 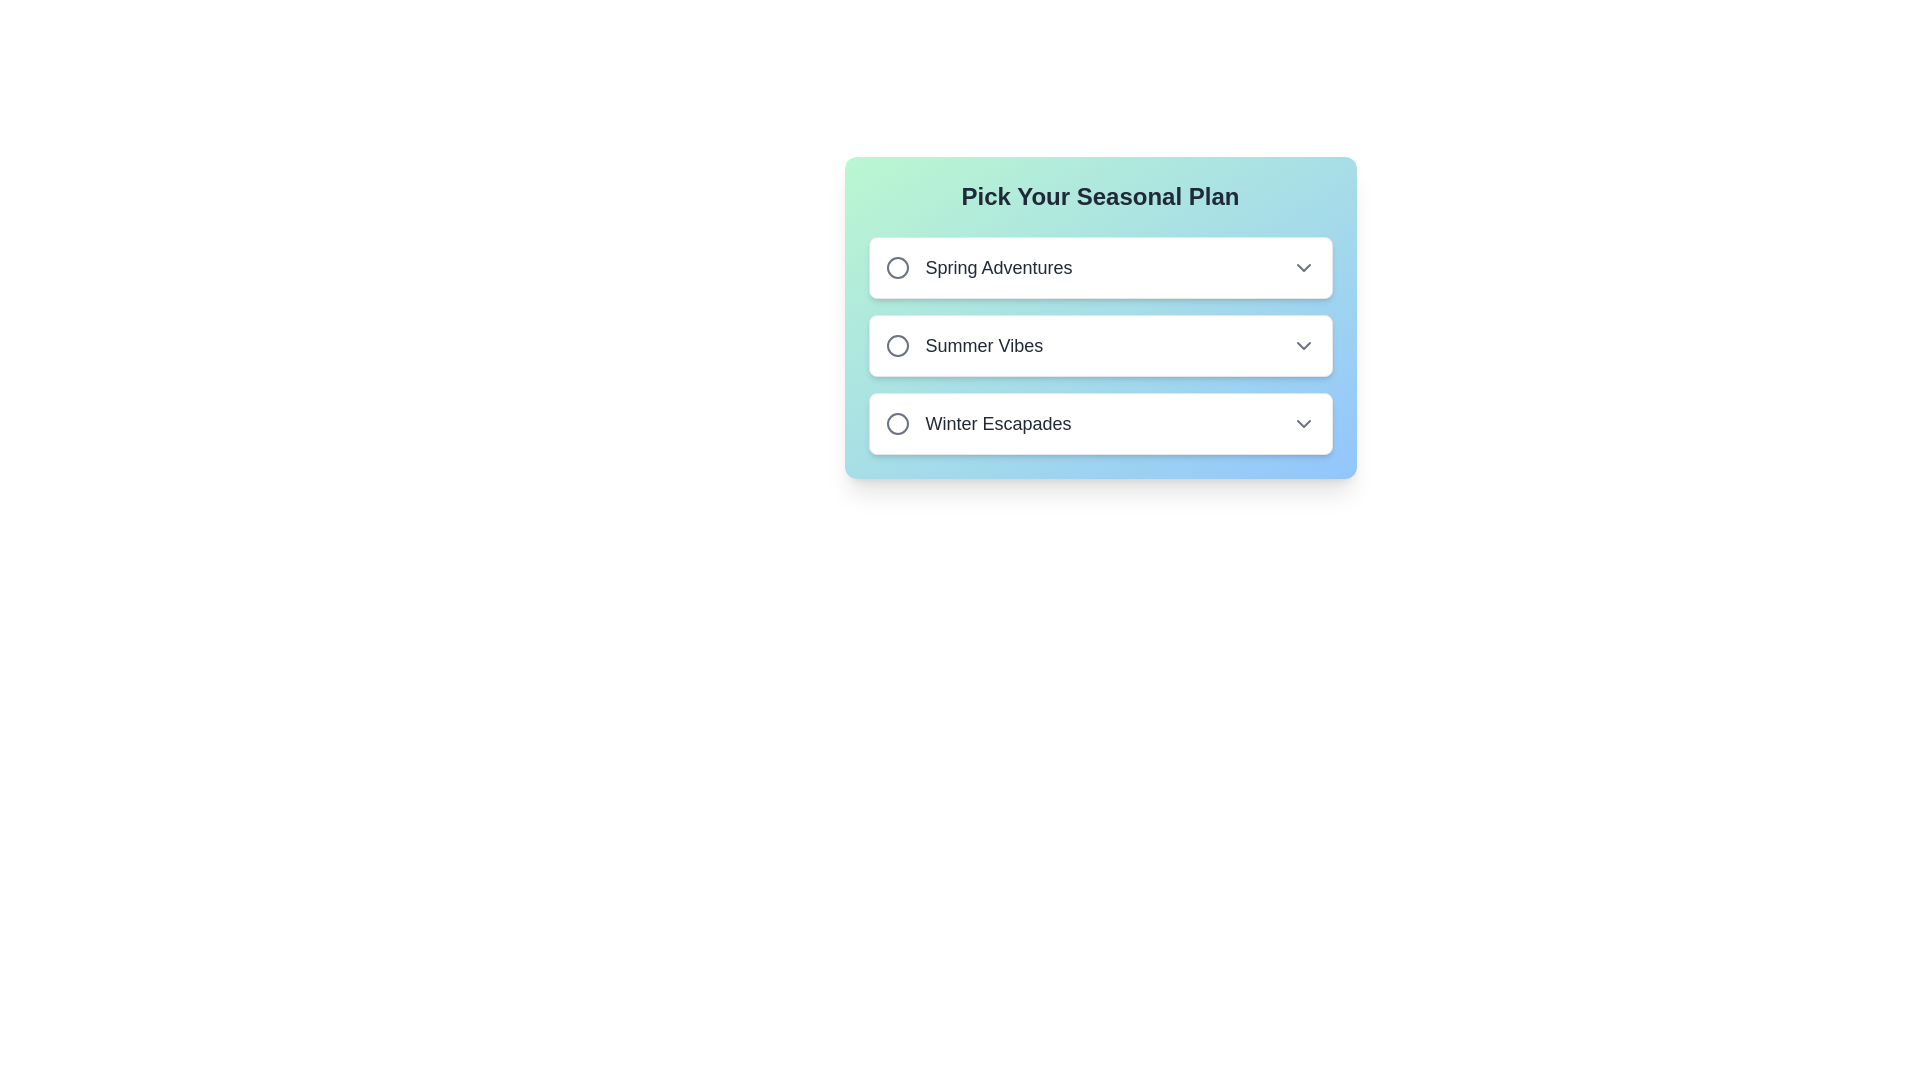 I want to click on the Circle UI element, which is likely a radio button, positioned to the left of the 'Summer Vibes' text, so click(x=896, y=345).